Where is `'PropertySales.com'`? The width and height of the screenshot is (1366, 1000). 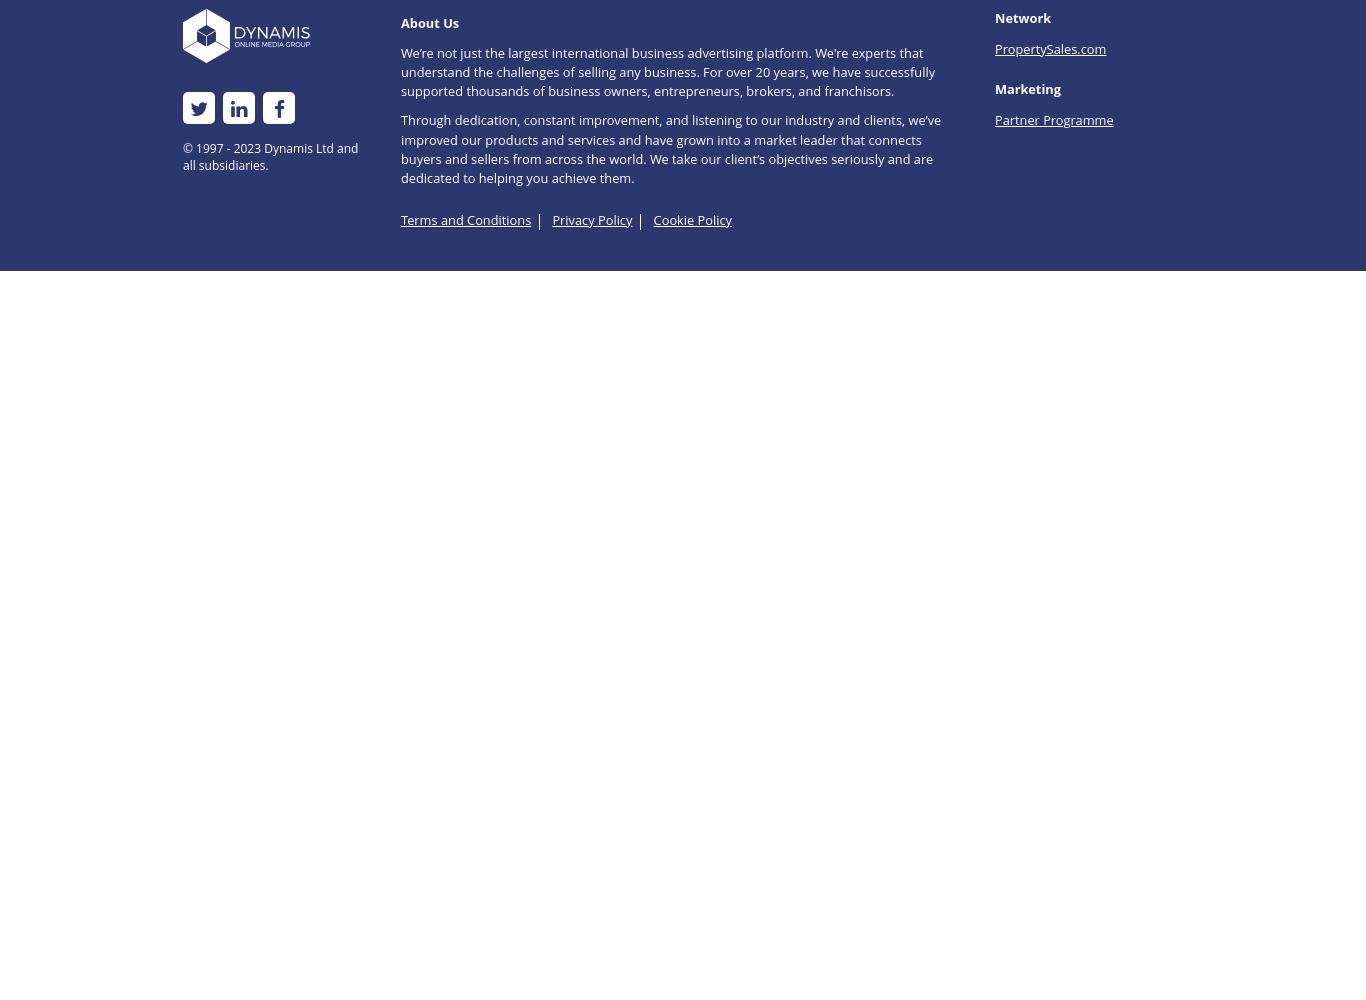 'PropertySales.com' is located at coordinates (1049, 48).